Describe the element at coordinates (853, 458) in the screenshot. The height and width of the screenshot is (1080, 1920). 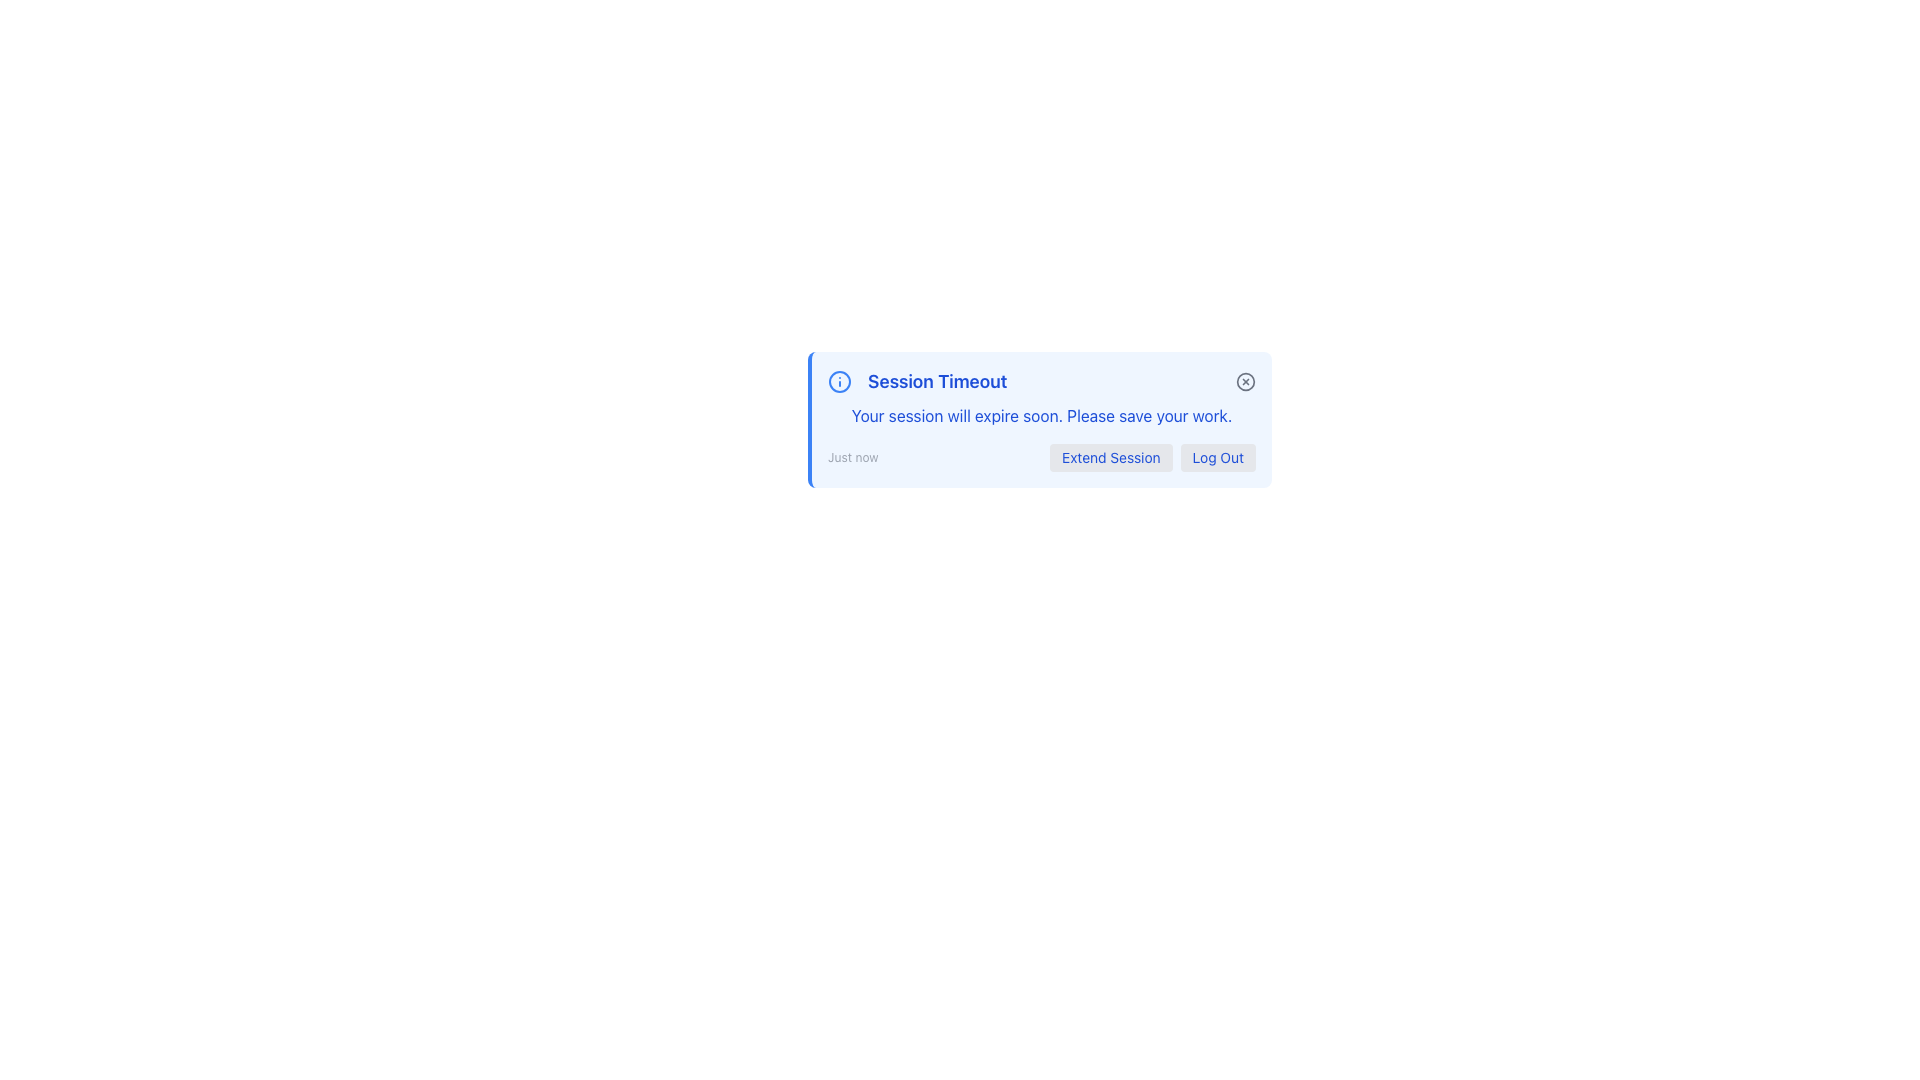
I see `the 'Just now' text label, which displays a timestamp in small, light gray sans-serif font, located in the bottom-left corner of the notification box` at that location.